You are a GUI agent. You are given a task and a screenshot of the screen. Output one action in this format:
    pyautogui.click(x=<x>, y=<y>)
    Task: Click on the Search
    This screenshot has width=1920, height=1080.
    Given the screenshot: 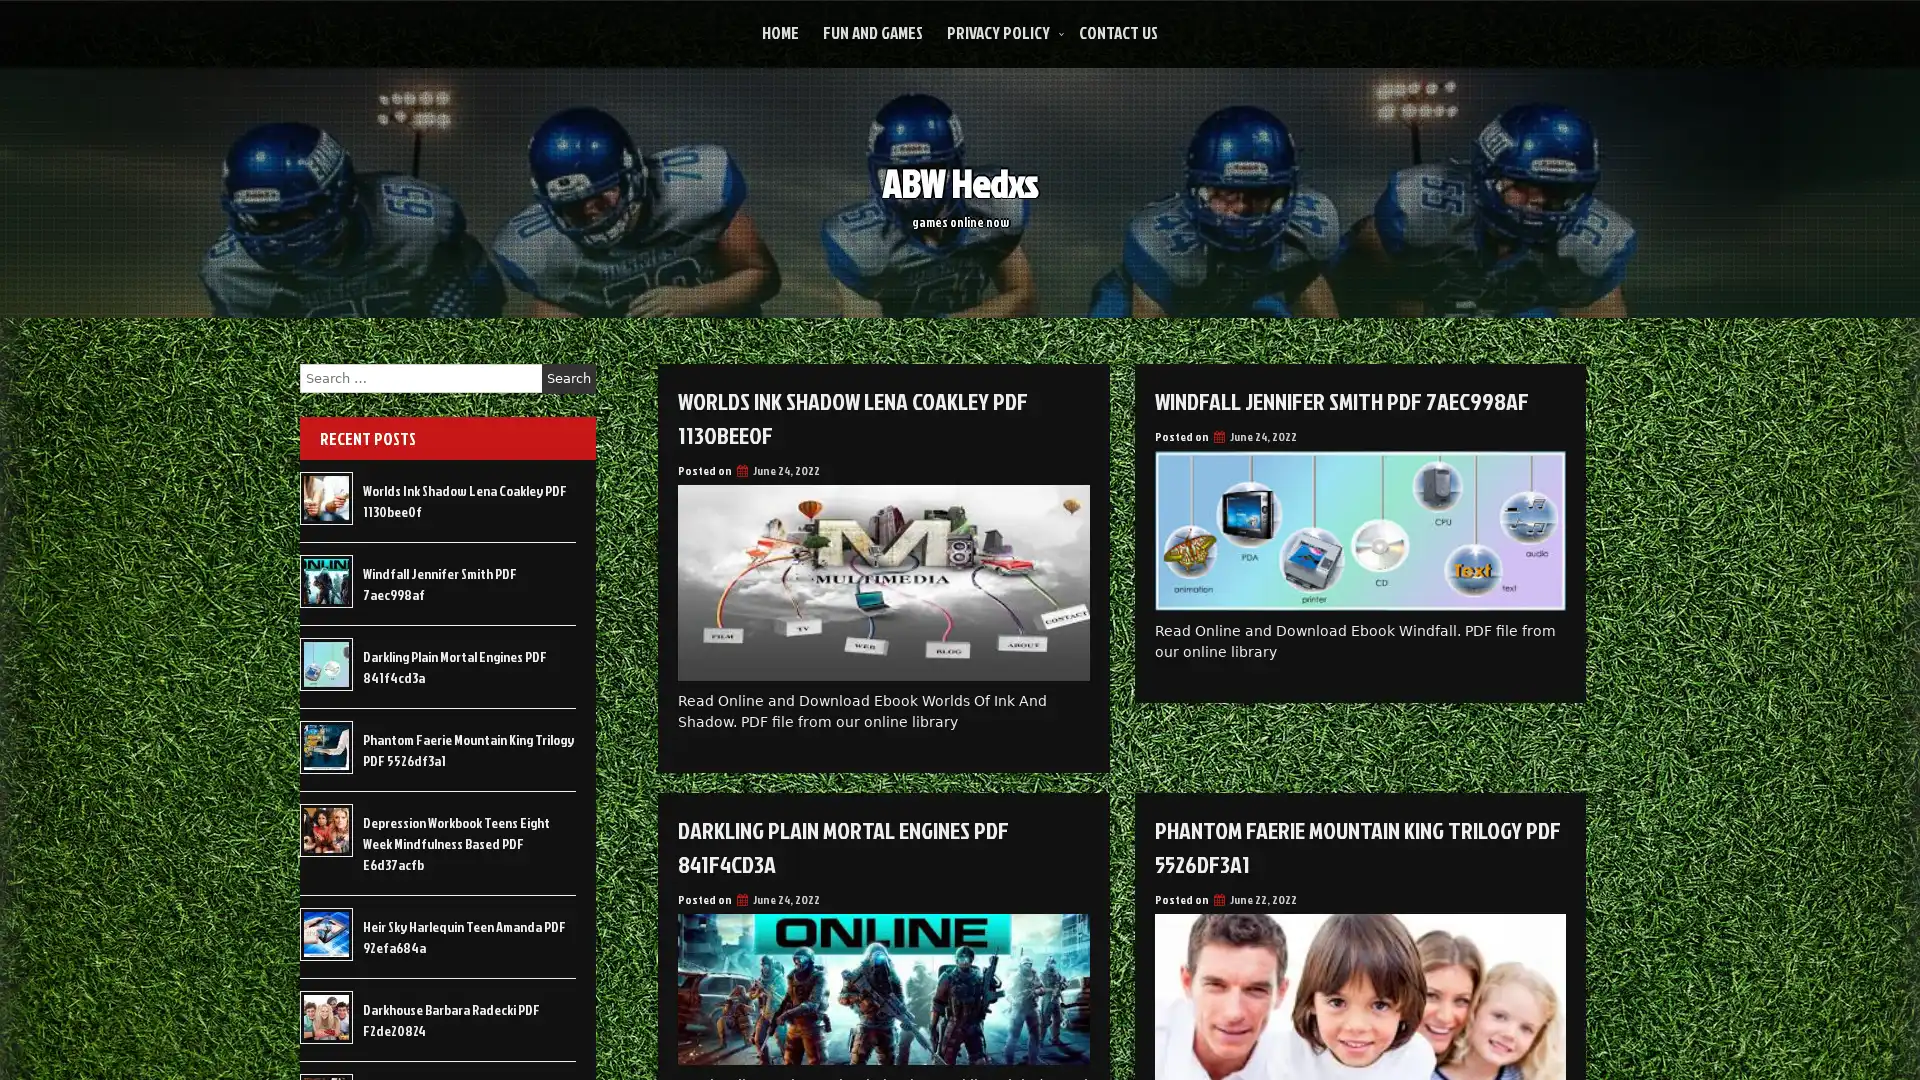 What is the action you would take?
    pyautogui.click(x=568, y=378)
    